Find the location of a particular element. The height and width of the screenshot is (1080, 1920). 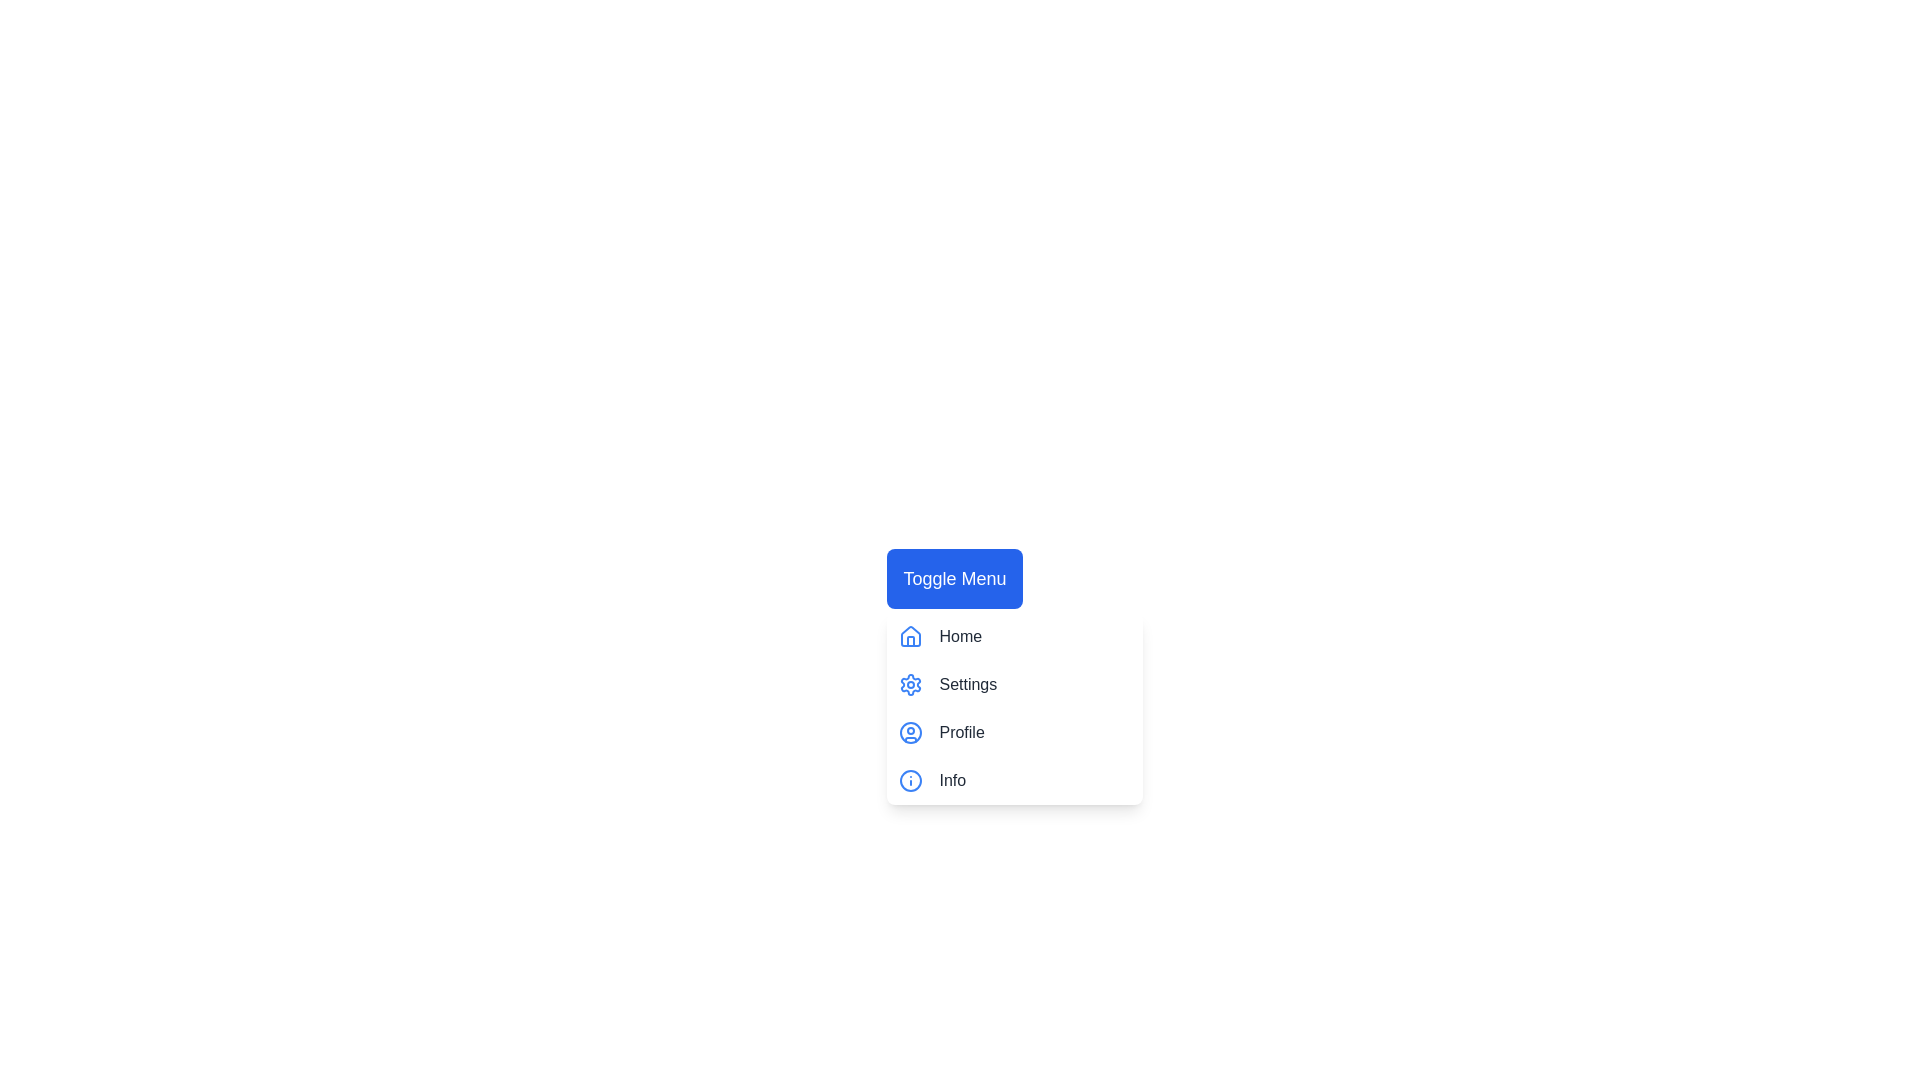

the menu item Home by clicking on it is located at coordinates (1014, 636).